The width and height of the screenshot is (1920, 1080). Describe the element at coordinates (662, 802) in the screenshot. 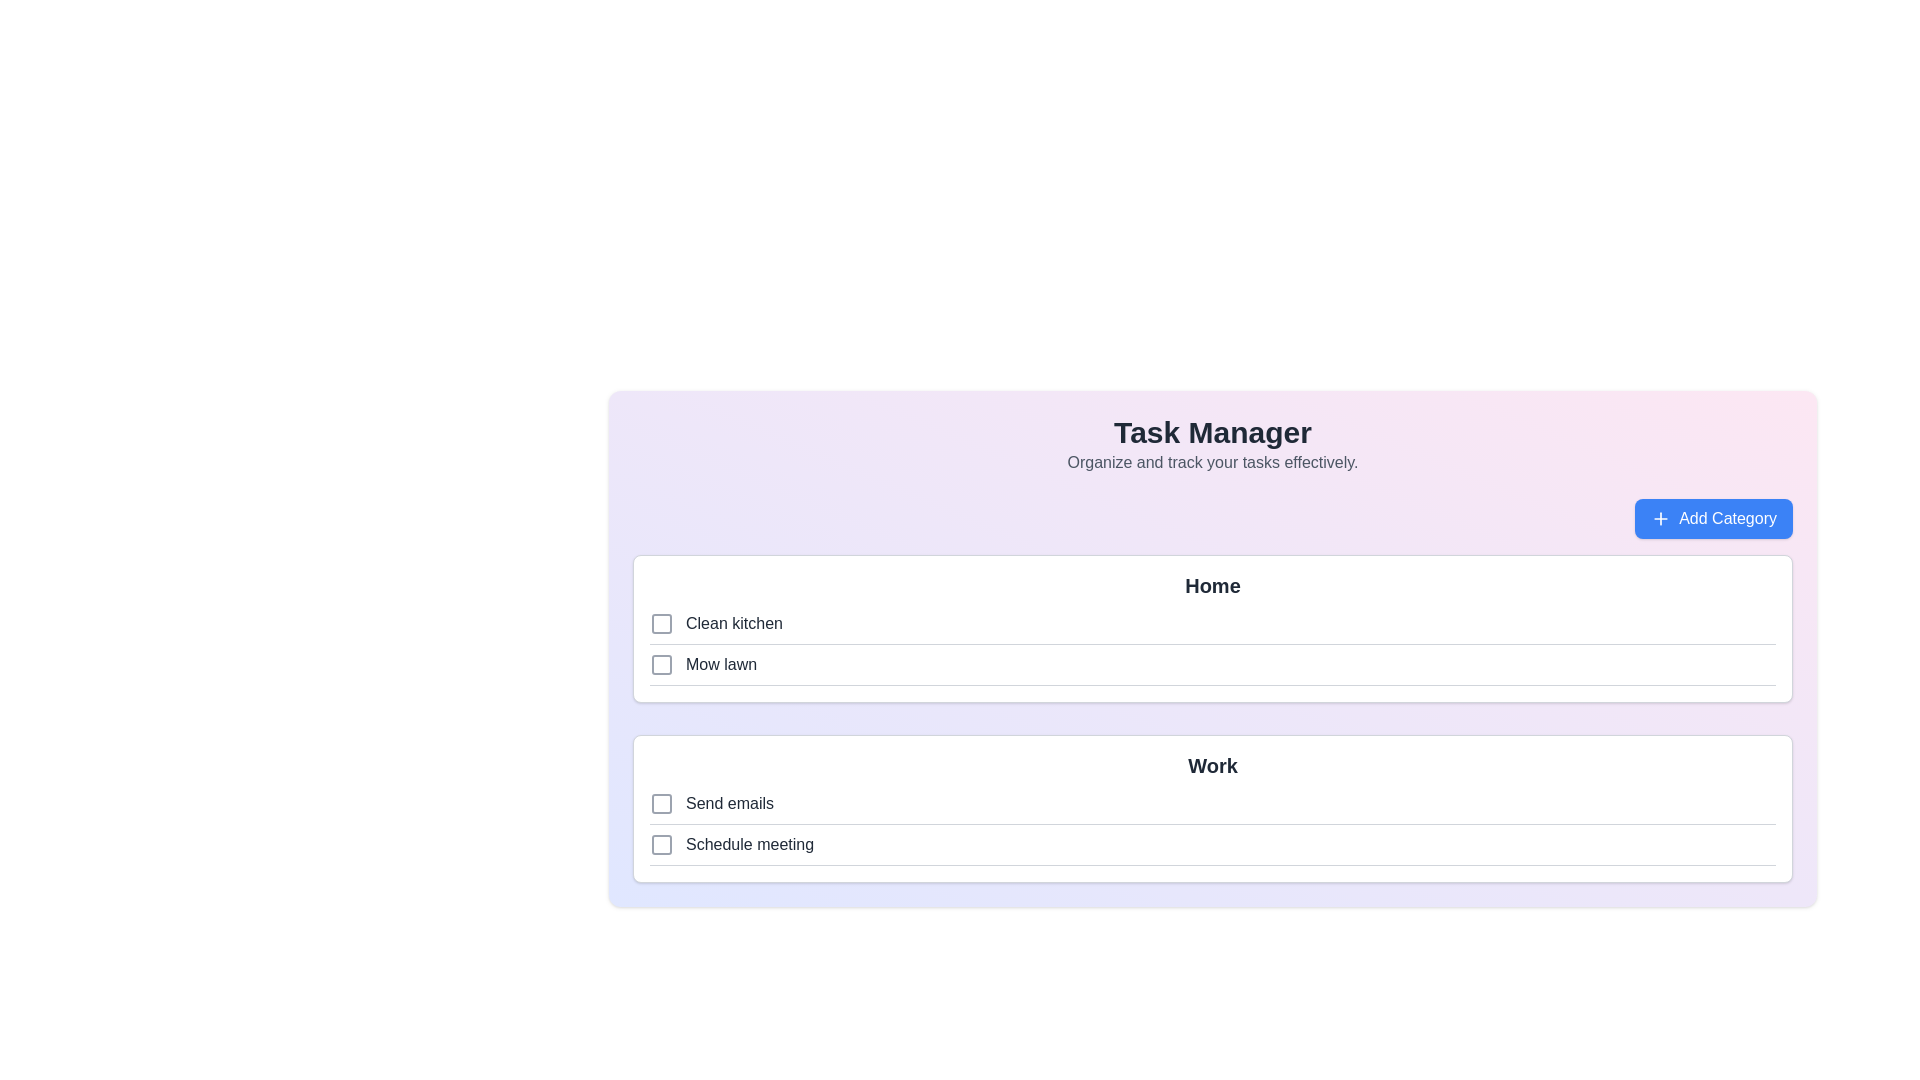

I see `the first checkbox` at that location.